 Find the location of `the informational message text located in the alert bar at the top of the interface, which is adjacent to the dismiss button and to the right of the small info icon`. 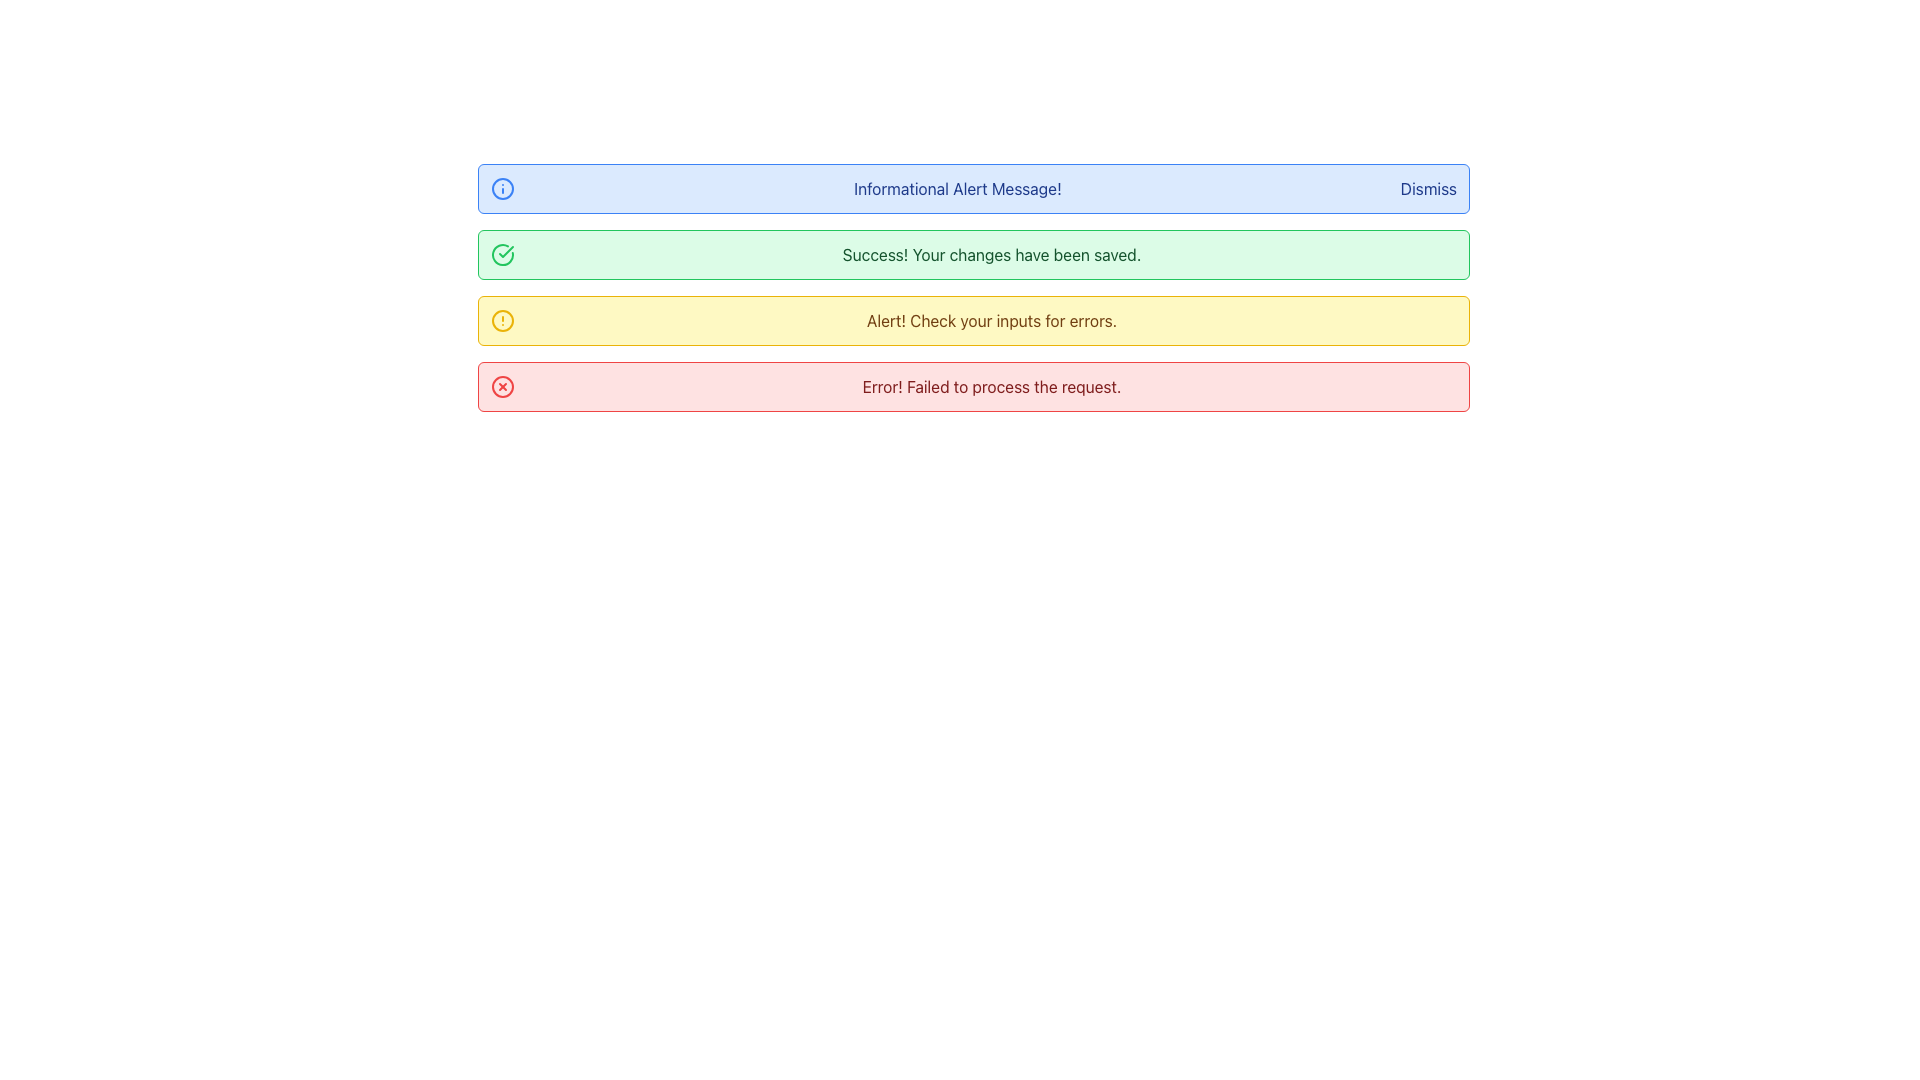

the informational message text located in the alert bar at the top of the interface, which is adjacent to the dismiss button and to the right of the small info icon is located at coordinates (956, 189).